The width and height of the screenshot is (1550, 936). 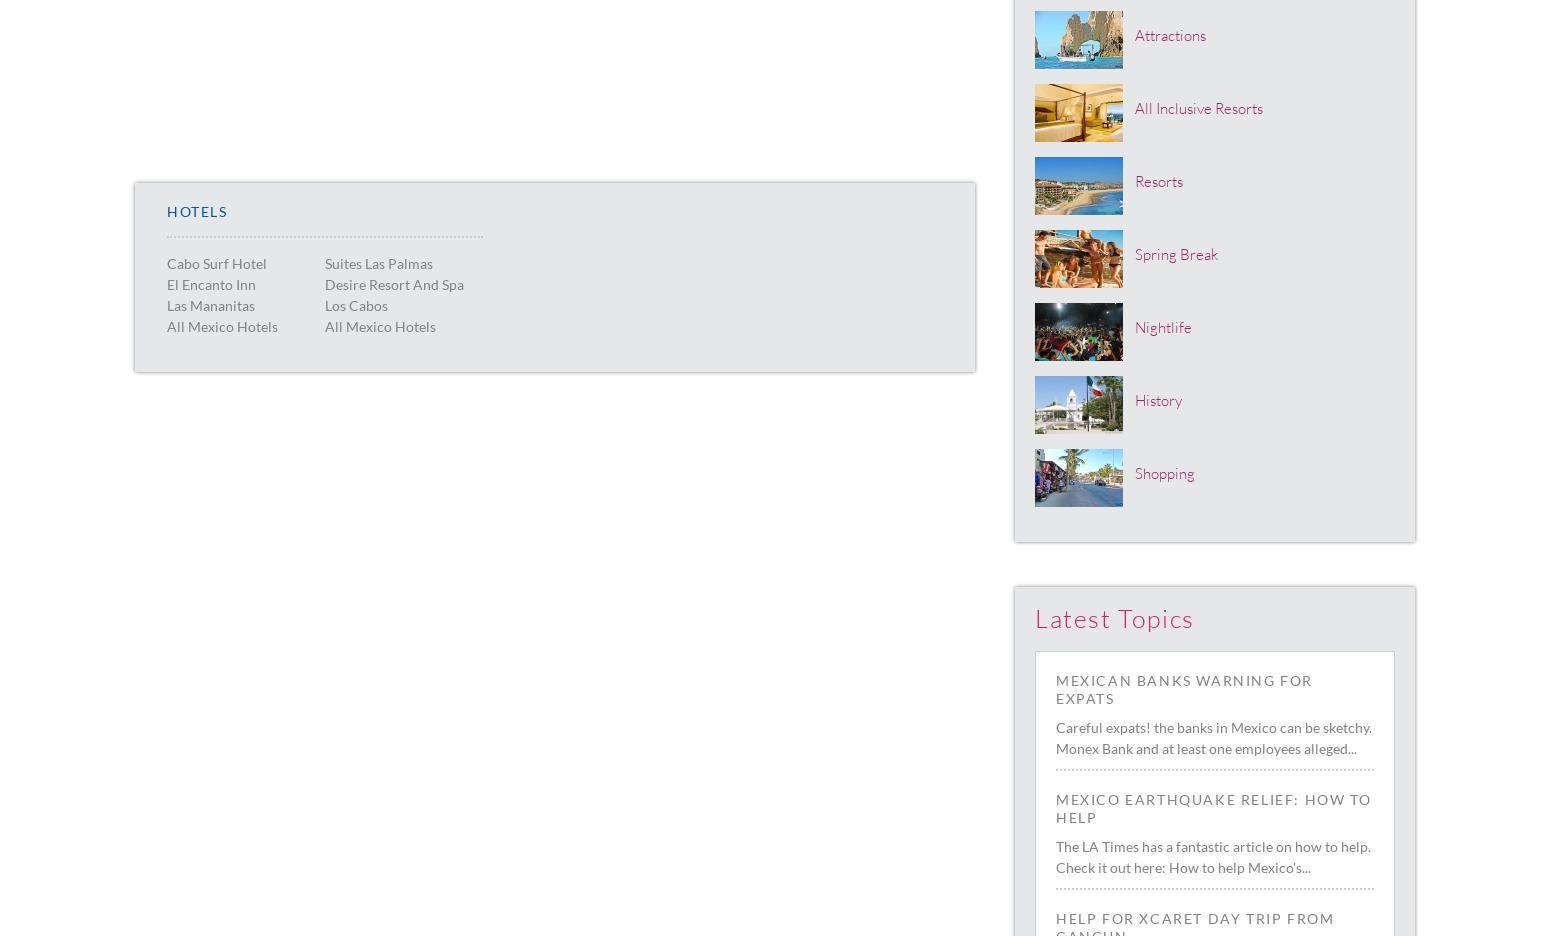 I want to click on 'All Inclusive Resorts', so click(x=1198, y=106).